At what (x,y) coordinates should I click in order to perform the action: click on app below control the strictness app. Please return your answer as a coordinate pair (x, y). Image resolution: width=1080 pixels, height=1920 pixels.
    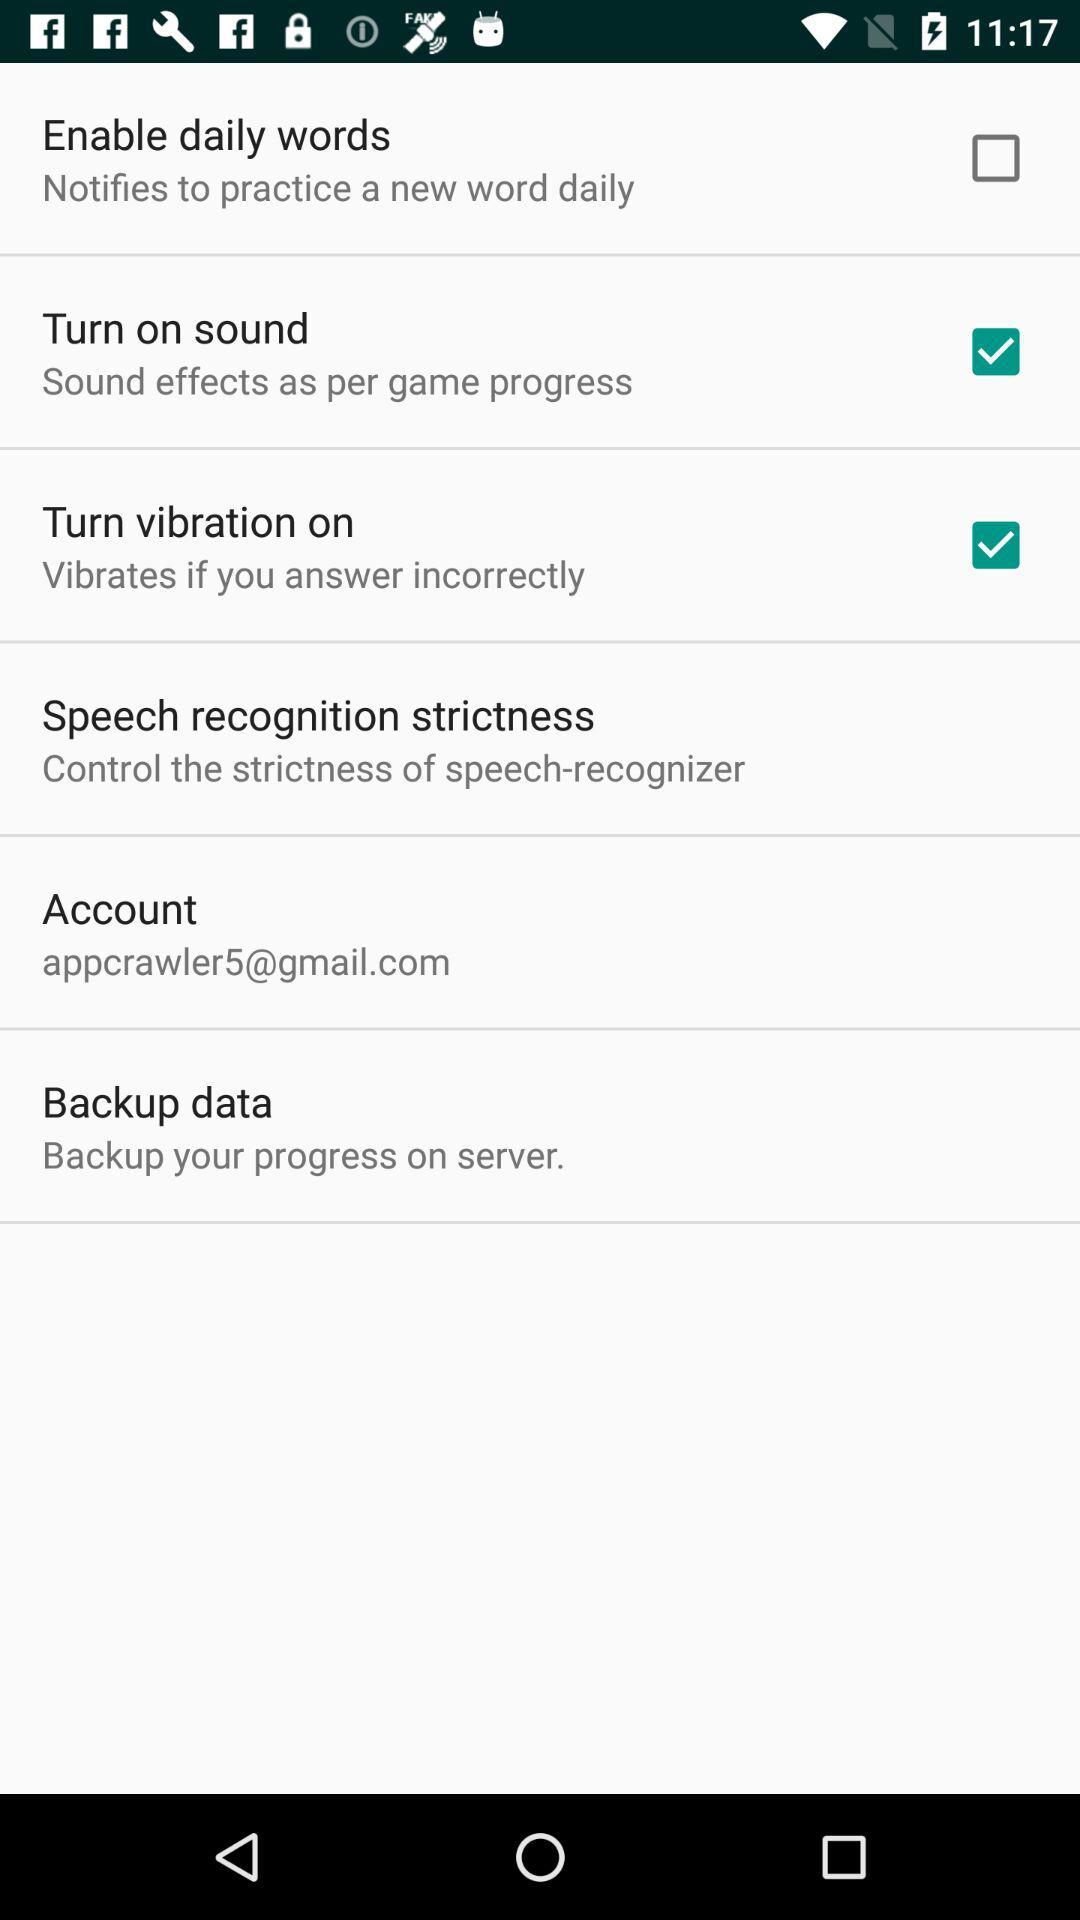
    Looking at the image, I should click on (119, 906).